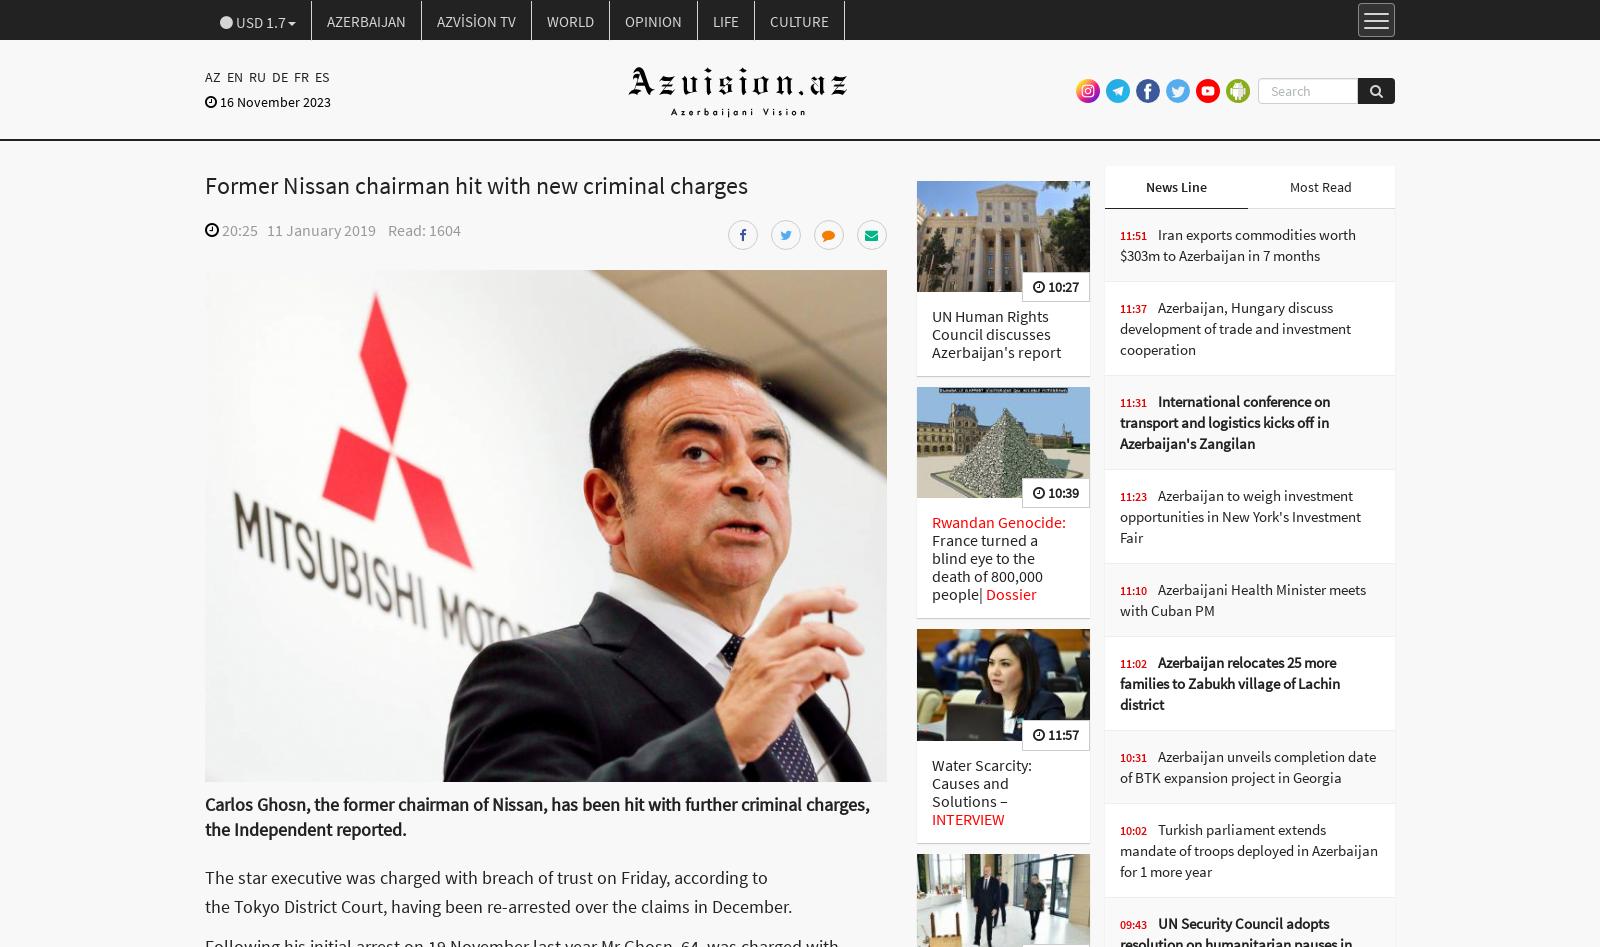 This screenshot has width=1600, height=947. Describe the element at coordinates (1119, 244) in the screenshot. I see `'Iran exports commodities worth $303m to Azerbaijan in 7 months'` at that location.